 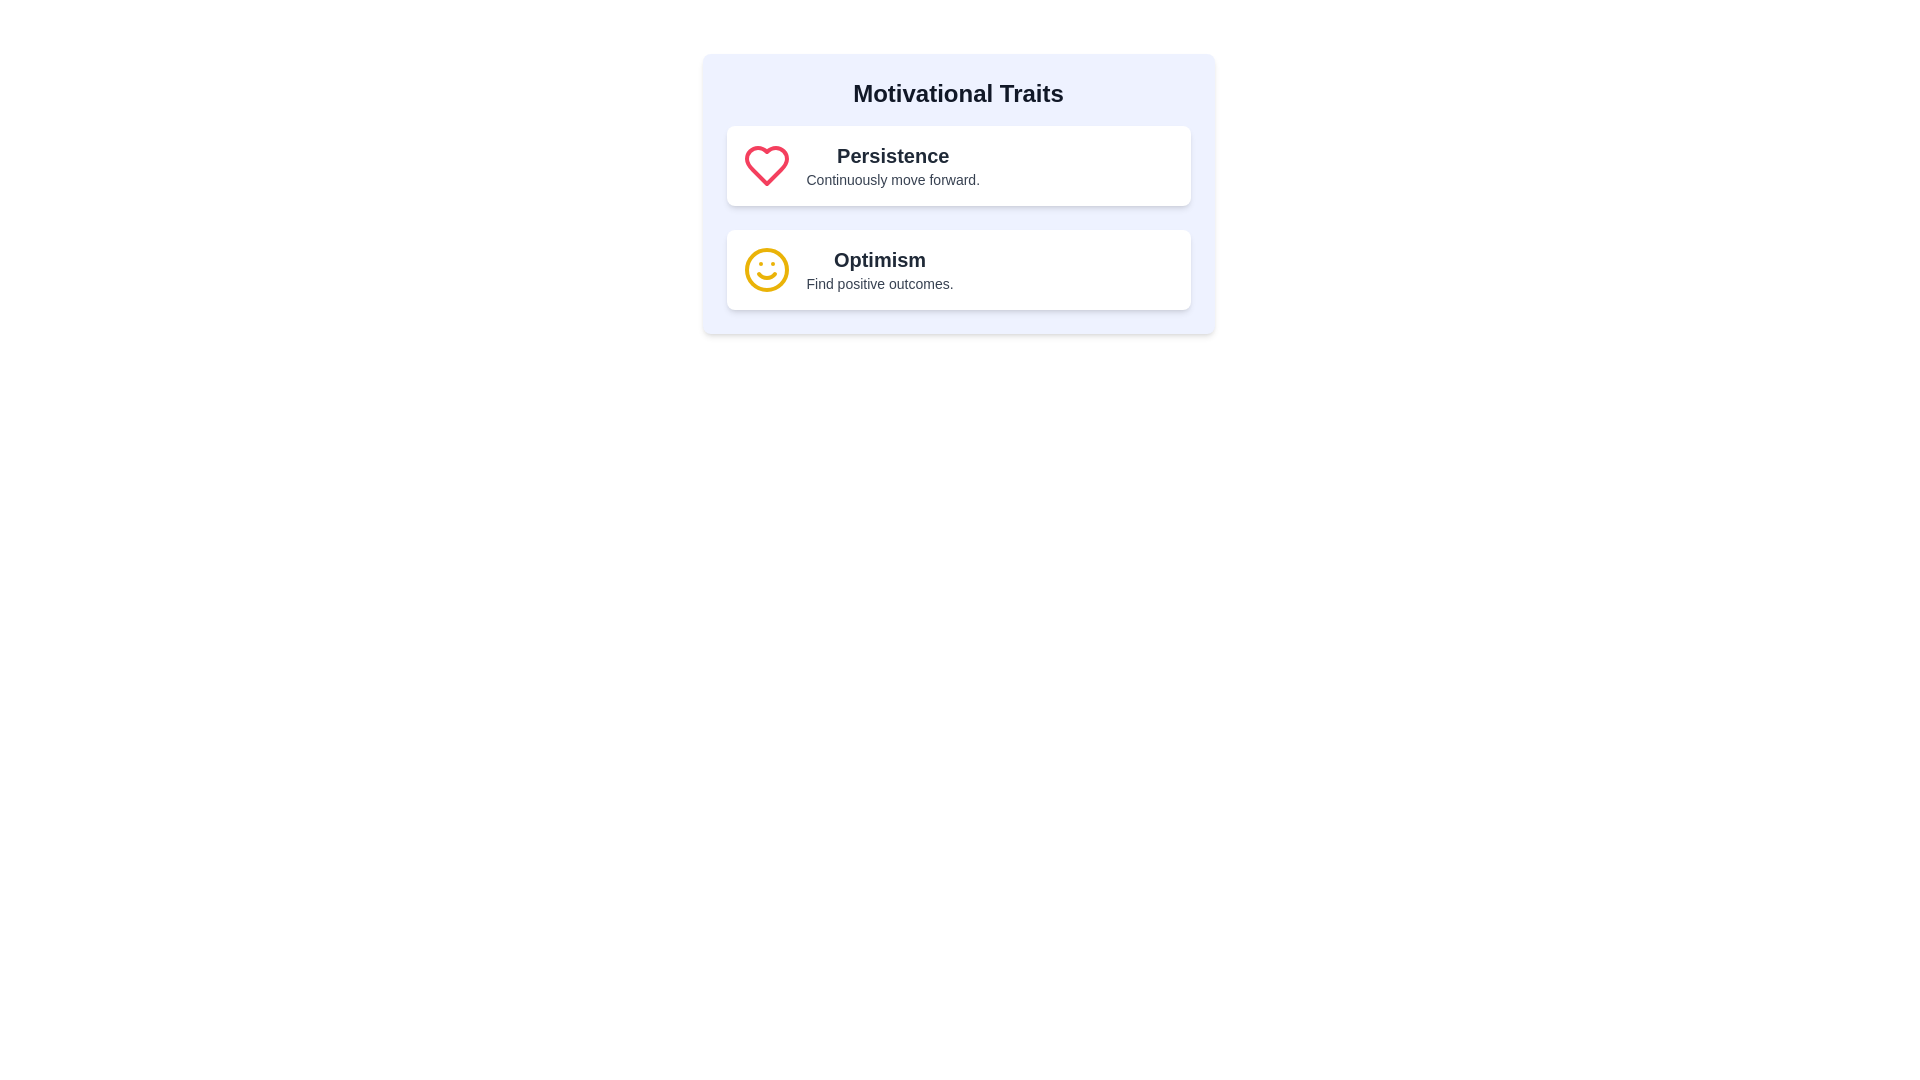 I want to click on the descriptive text label displaying 'Continuously move forward.' located below the 'Persistence' header in the first card, so click(x=892, y=180).